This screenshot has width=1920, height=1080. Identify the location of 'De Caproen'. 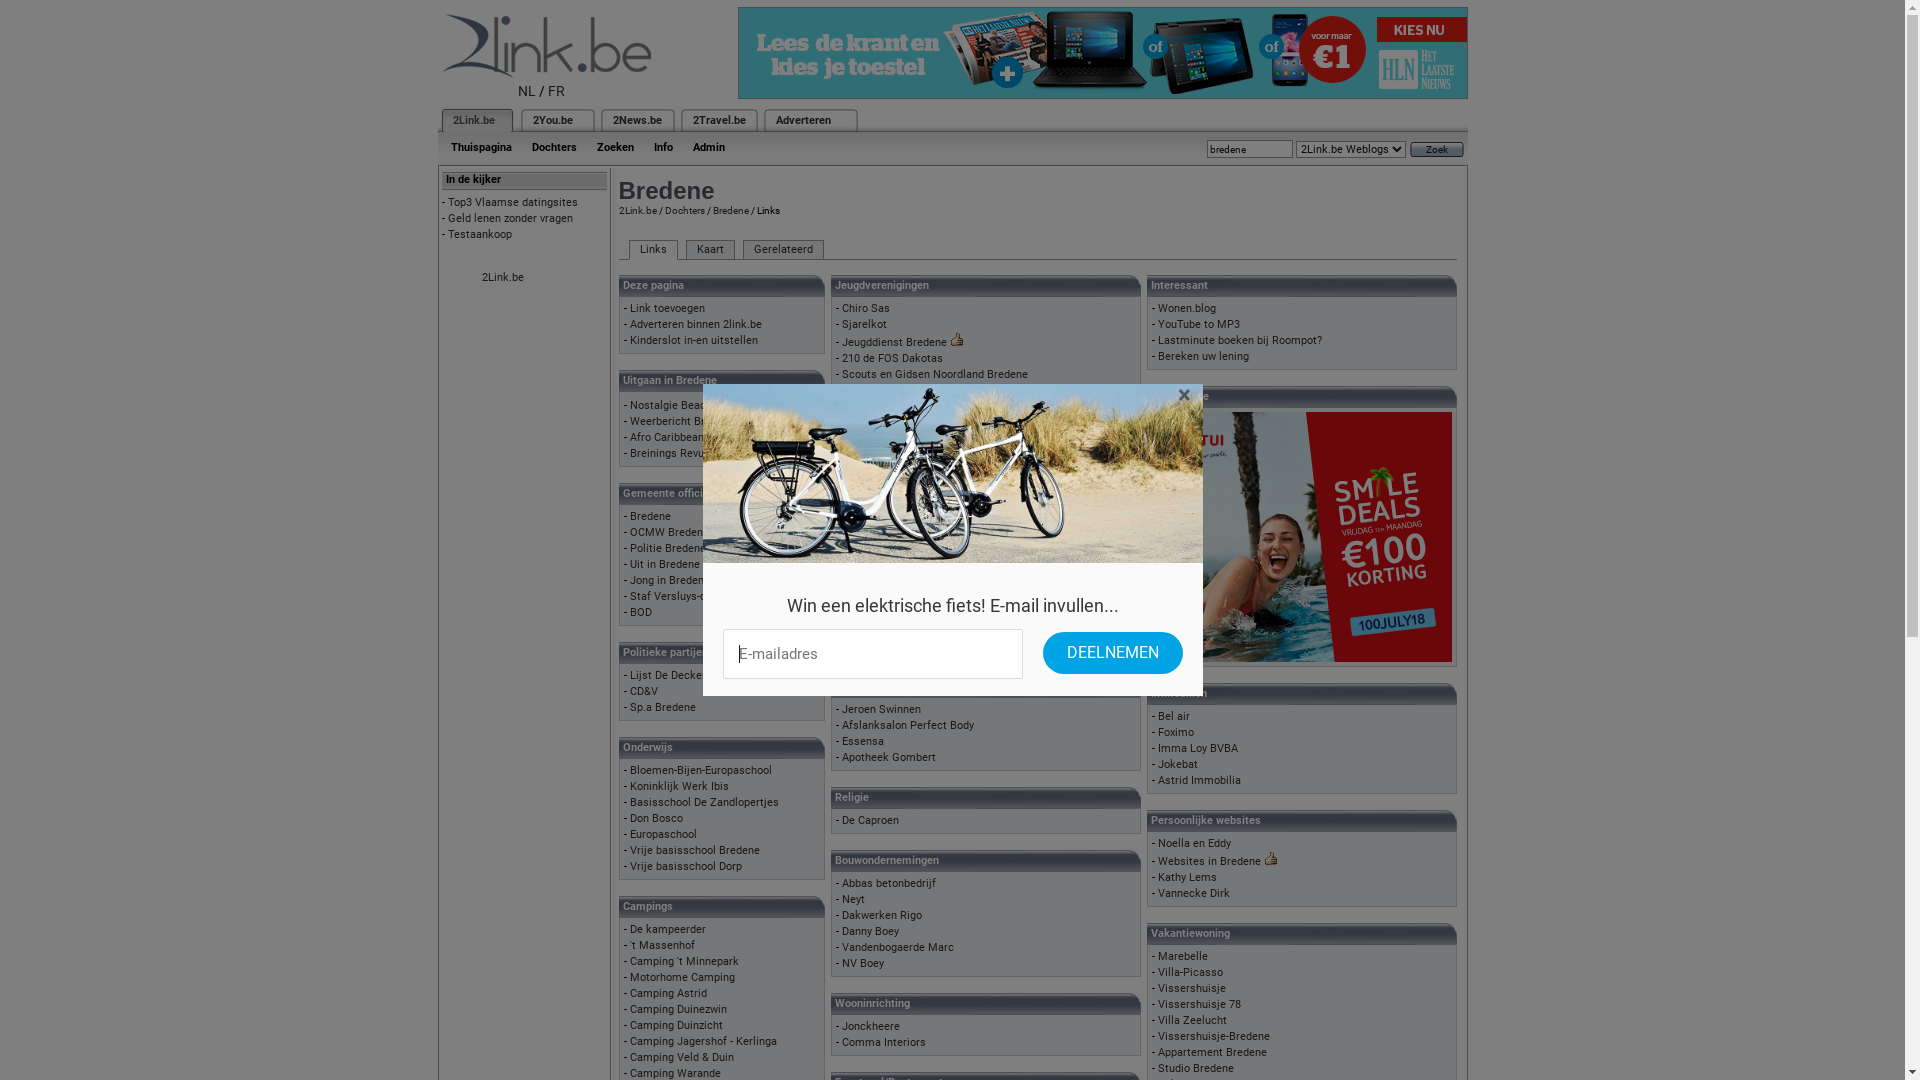
(870, 820).